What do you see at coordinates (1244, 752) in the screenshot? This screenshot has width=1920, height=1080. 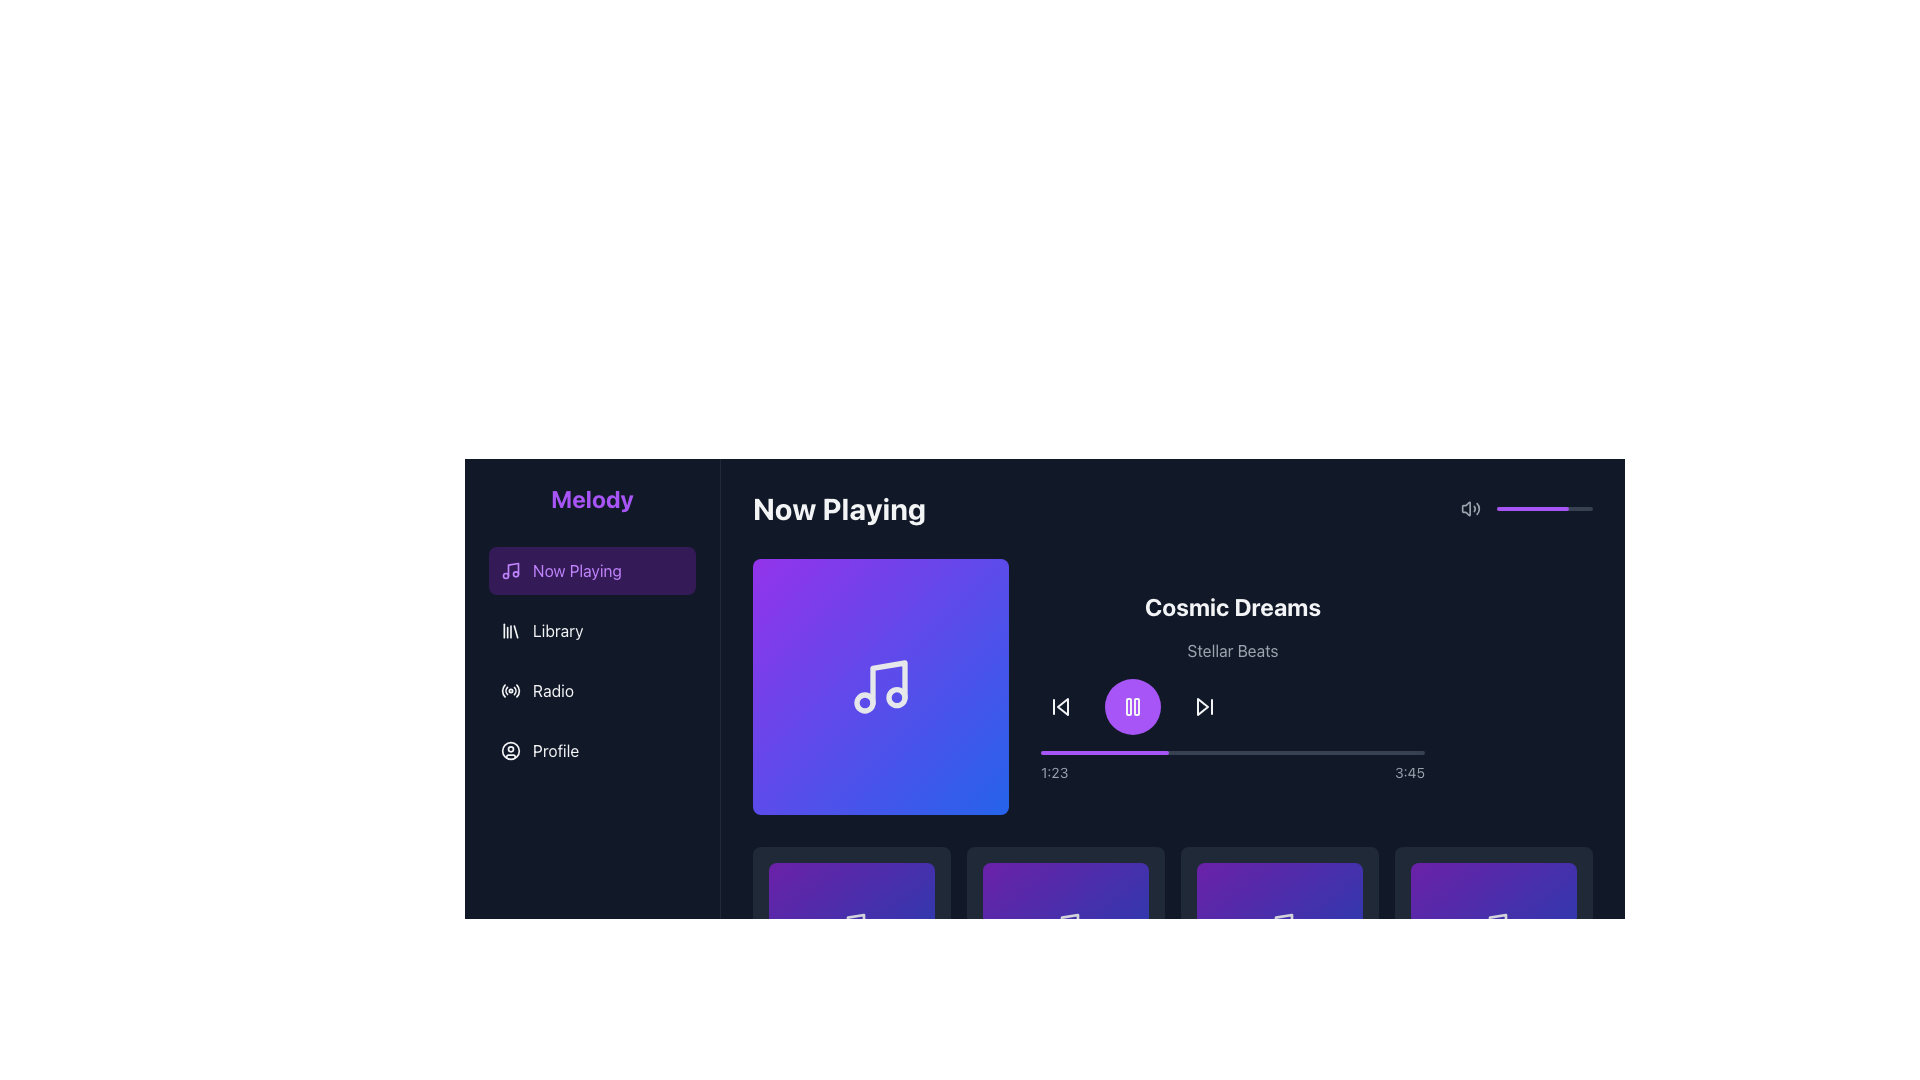 I see `media playback` at bounding box center [1244, 752].